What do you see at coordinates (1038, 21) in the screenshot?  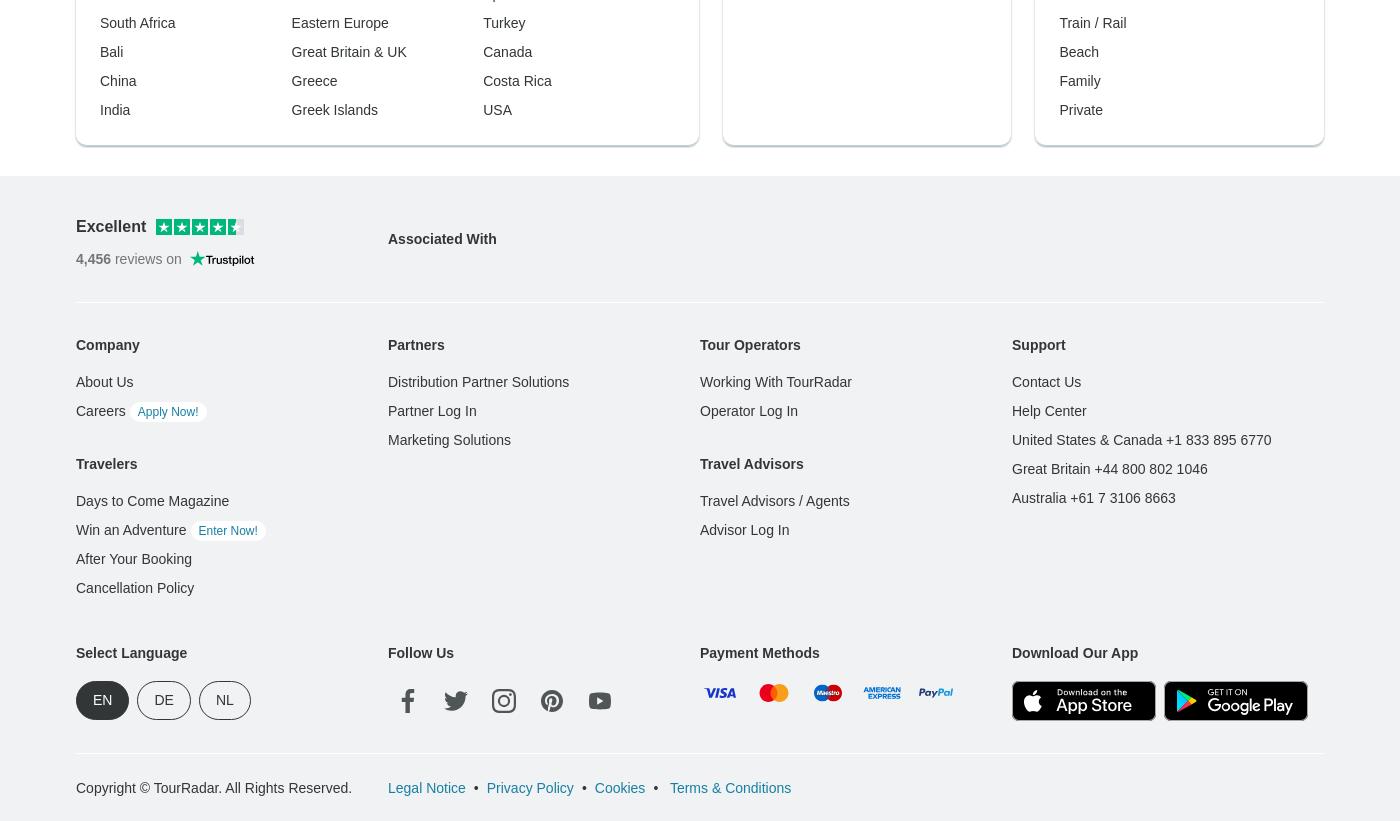 I see `'Support'` at bounding box center [1038, 21].